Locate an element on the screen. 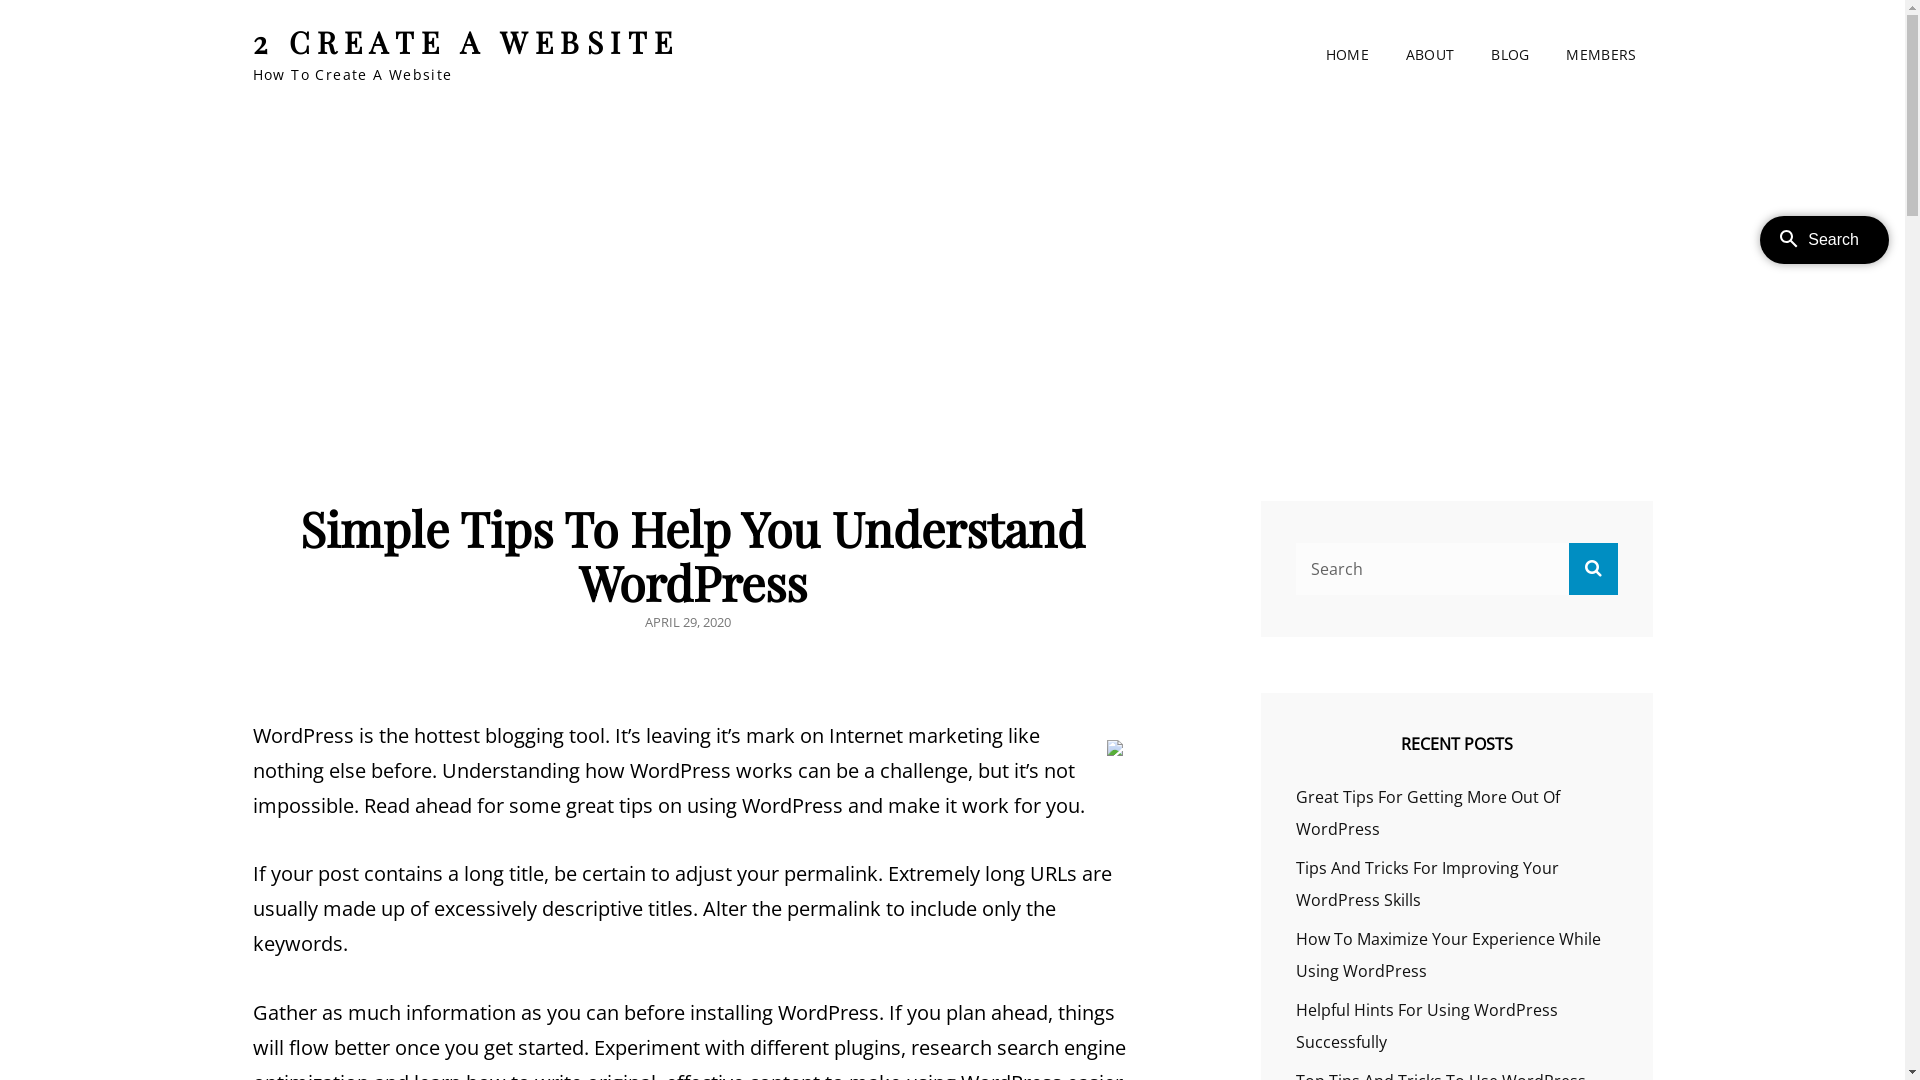 This screenshot has height=1080, width=1920. 'APRIL 29, 2020' is located at coordinates (686, 620).